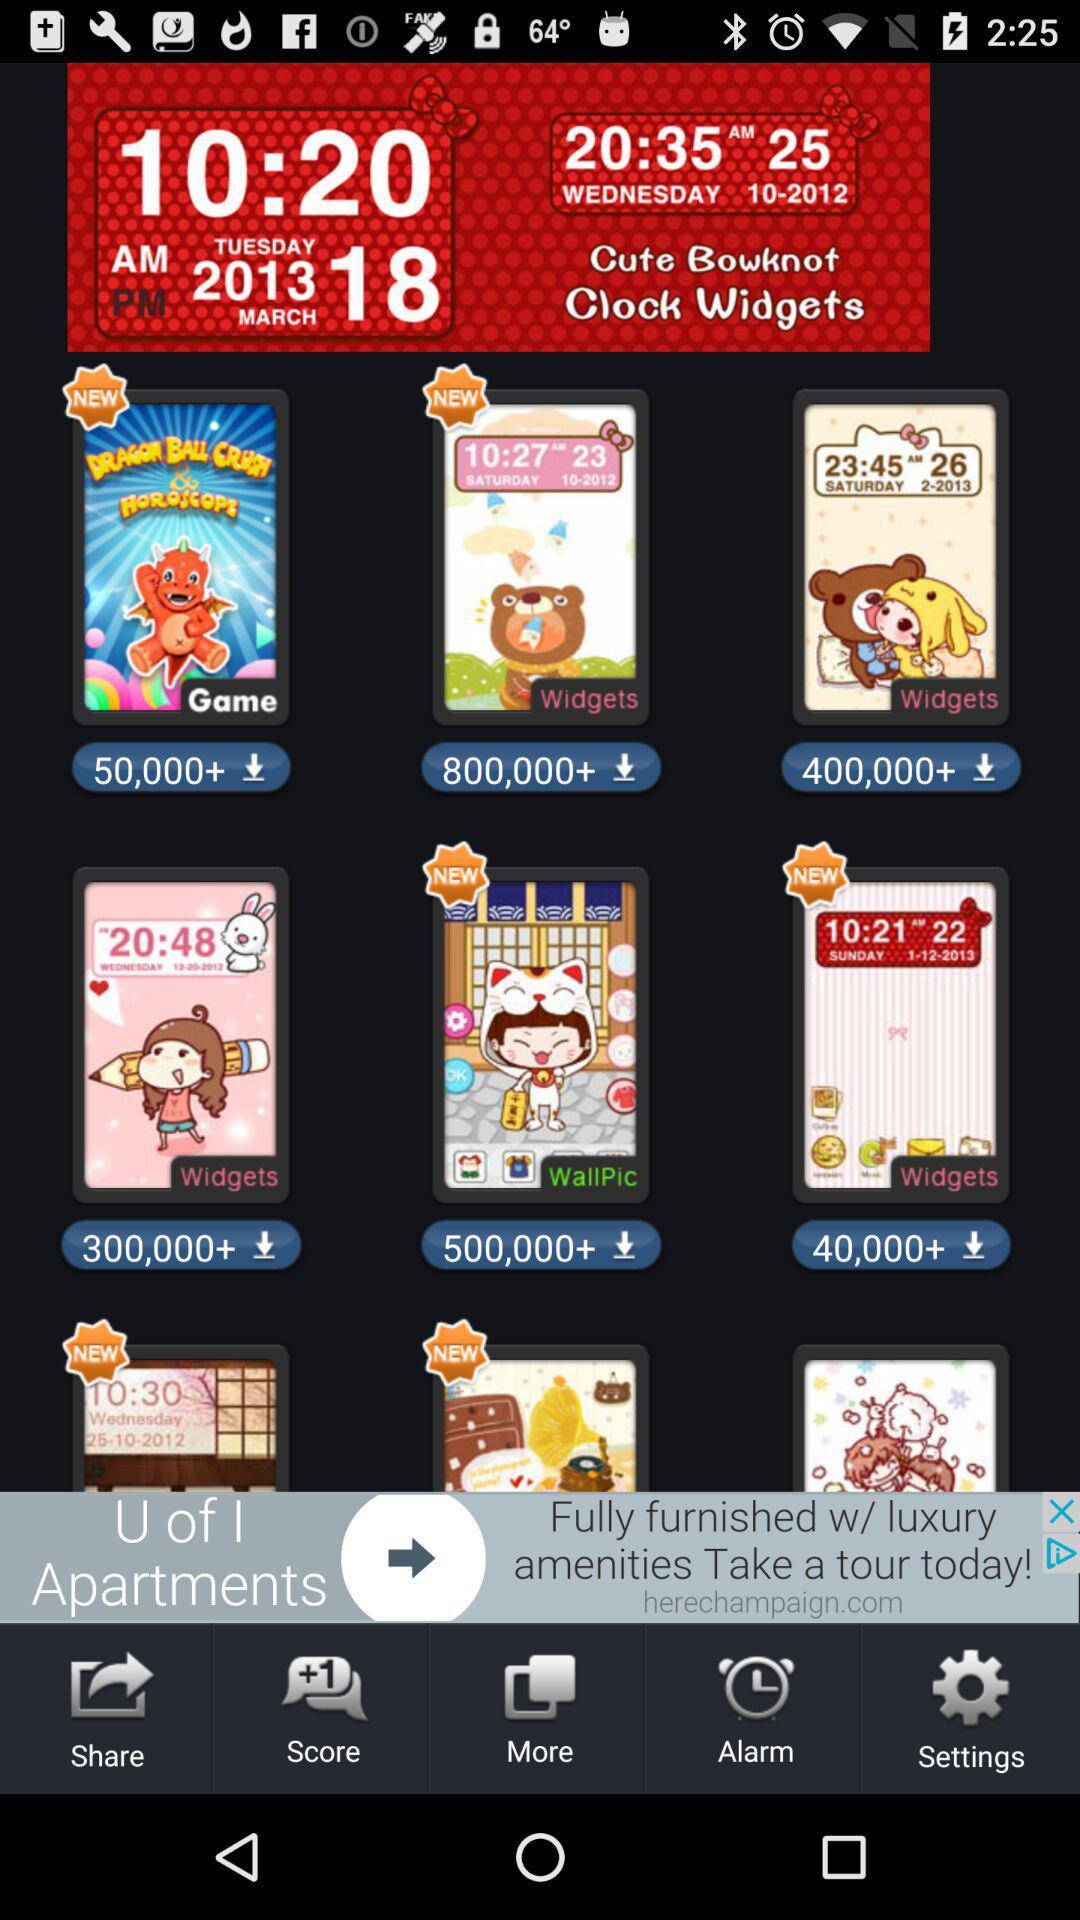 This screenshot has height=1920, width=1080. Describe the element at coordinates (540, 1556) in the screenshot. I see `game` at that location.